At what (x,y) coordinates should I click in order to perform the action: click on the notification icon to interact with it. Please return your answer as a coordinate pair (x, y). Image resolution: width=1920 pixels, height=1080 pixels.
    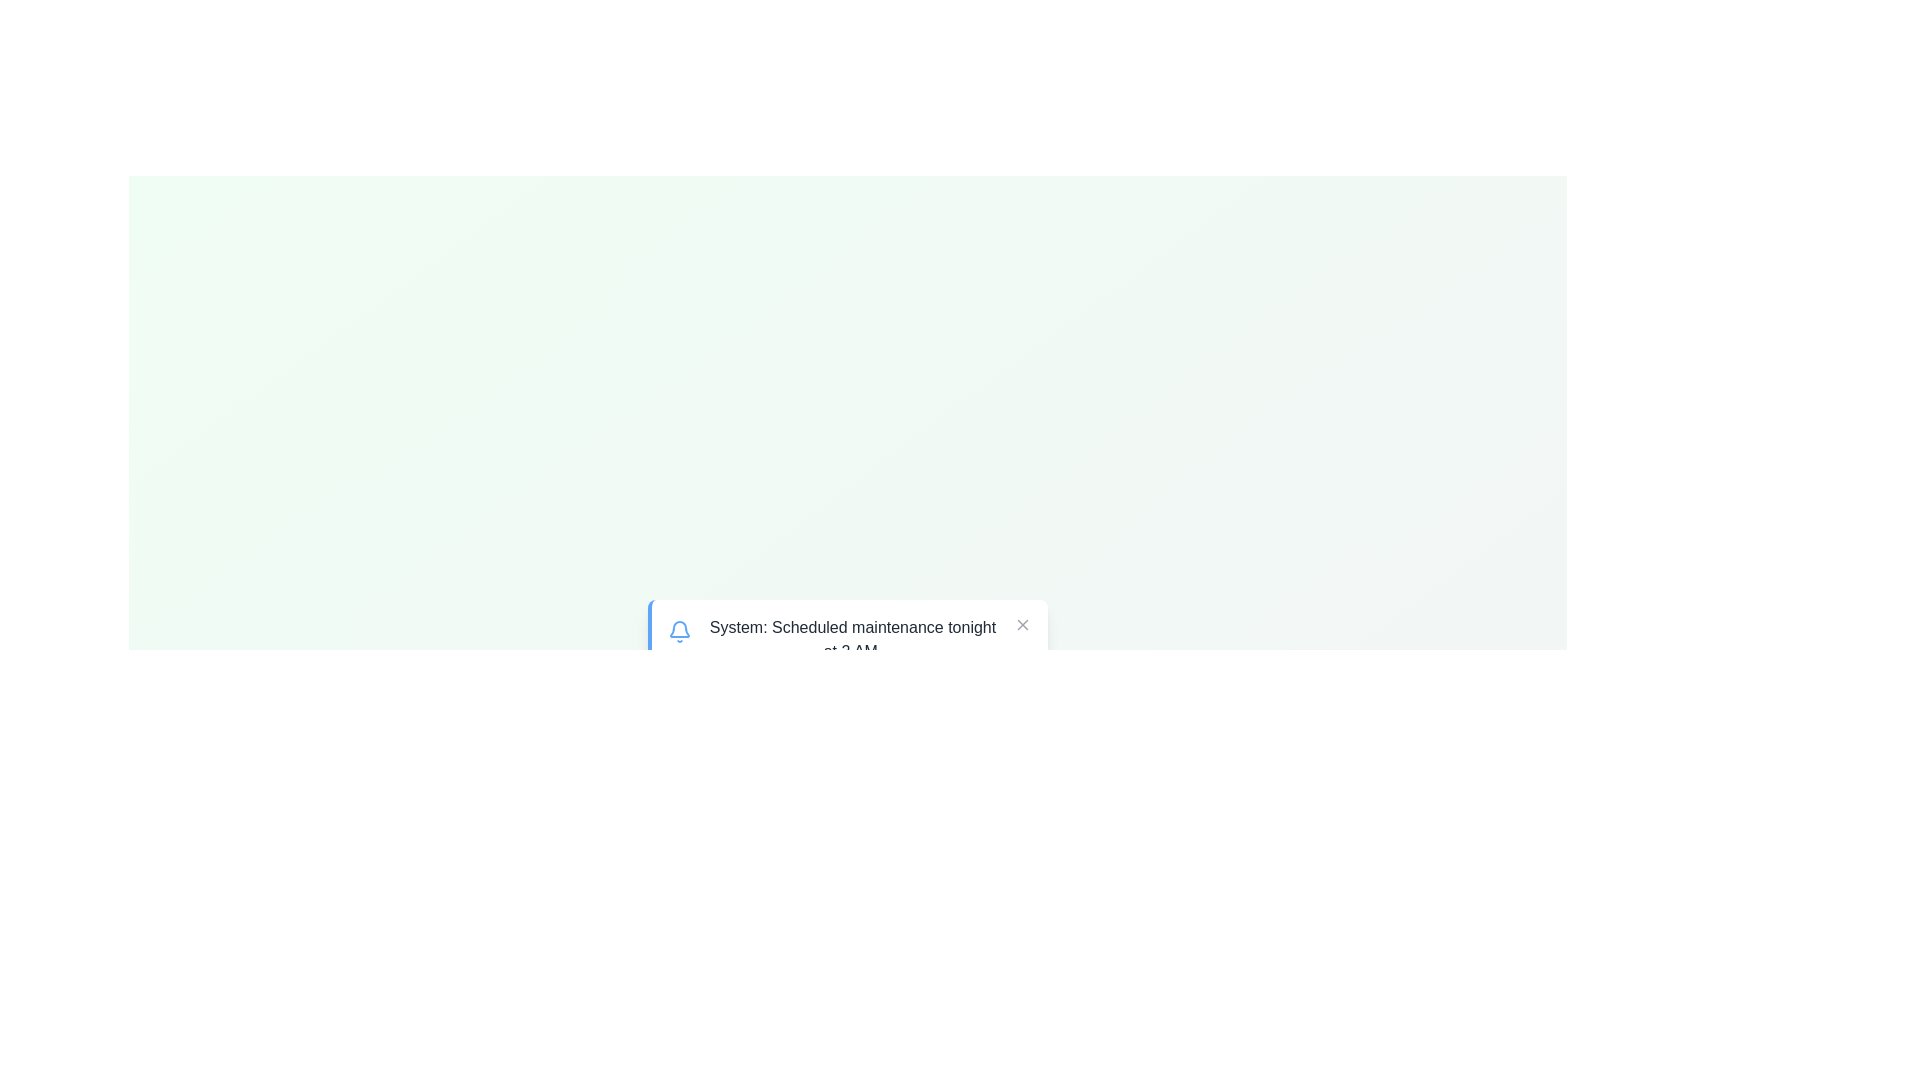
    Looking at the image, I should click on (680, 632).